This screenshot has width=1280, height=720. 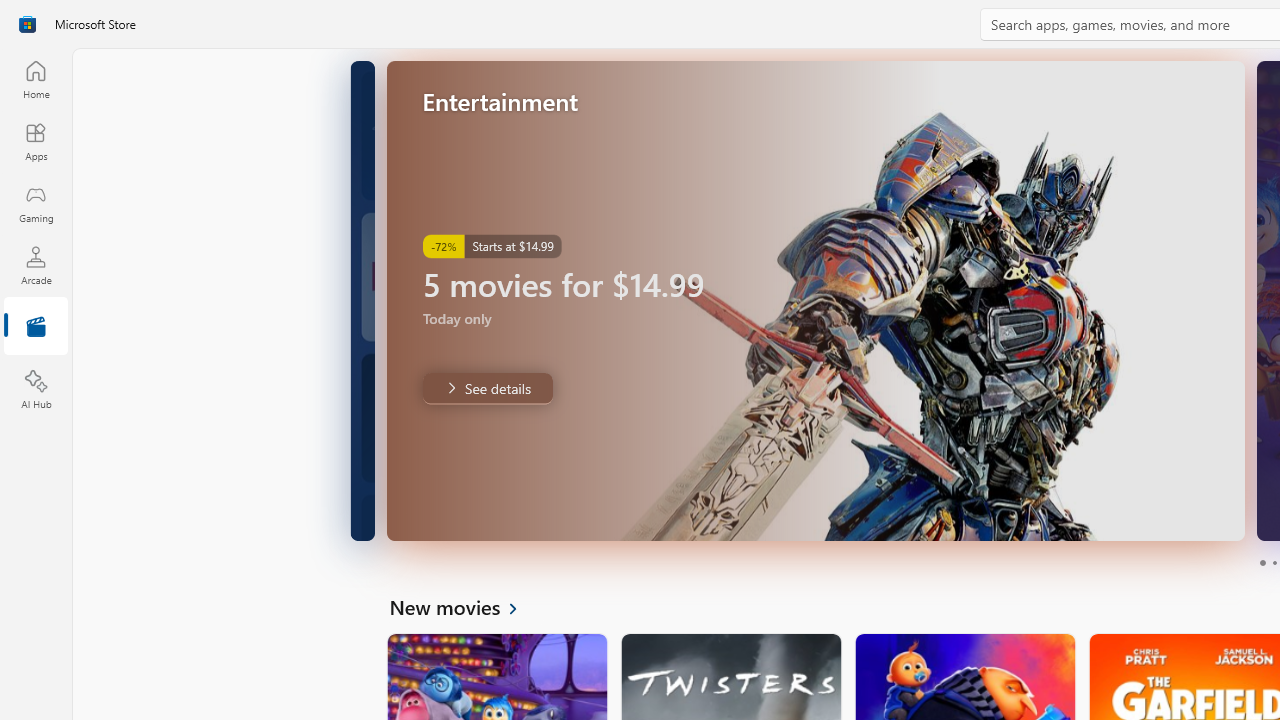 I want to click on 'AI Hub', so click(x=35, y=390).